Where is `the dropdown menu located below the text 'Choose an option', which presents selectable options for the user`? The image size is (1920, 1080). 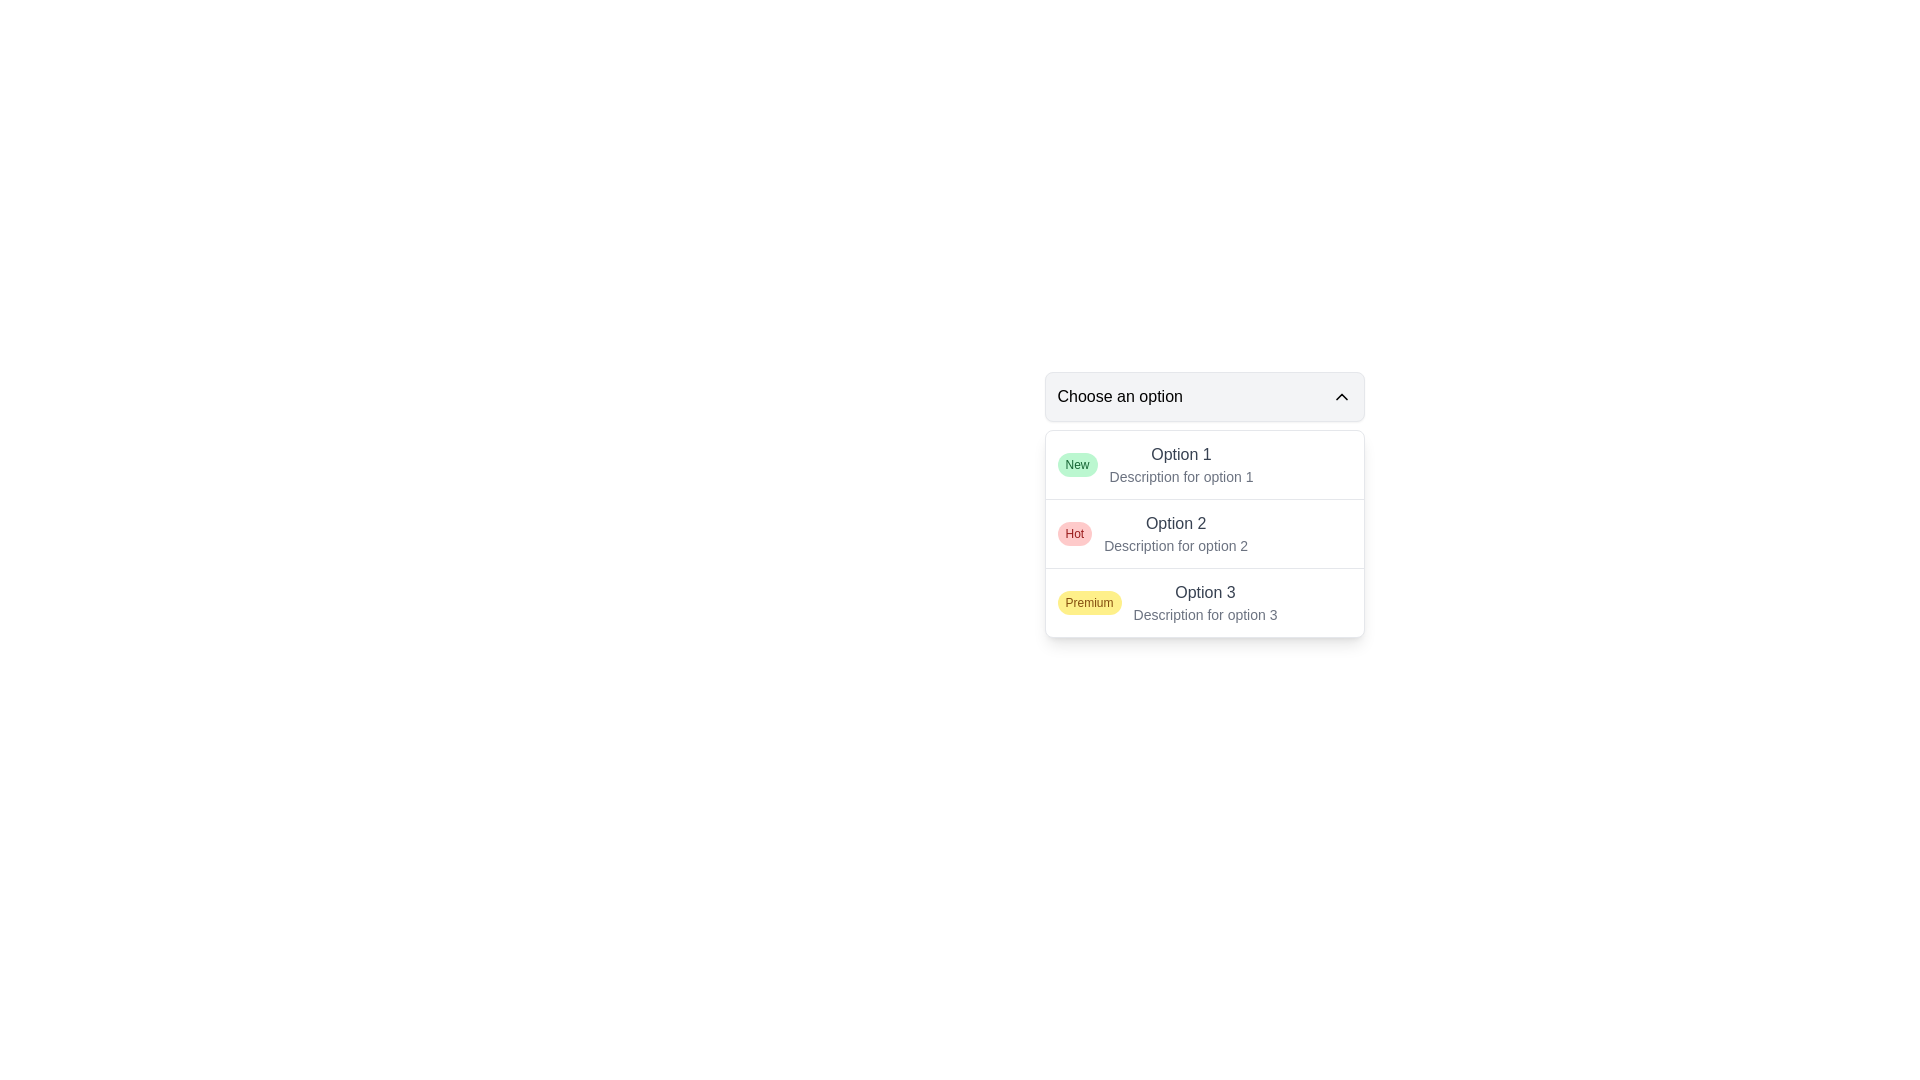 the dropdown menu located below the text 'Choose an option', which presents selectable options for the user is located at coordinates (1203, 532).